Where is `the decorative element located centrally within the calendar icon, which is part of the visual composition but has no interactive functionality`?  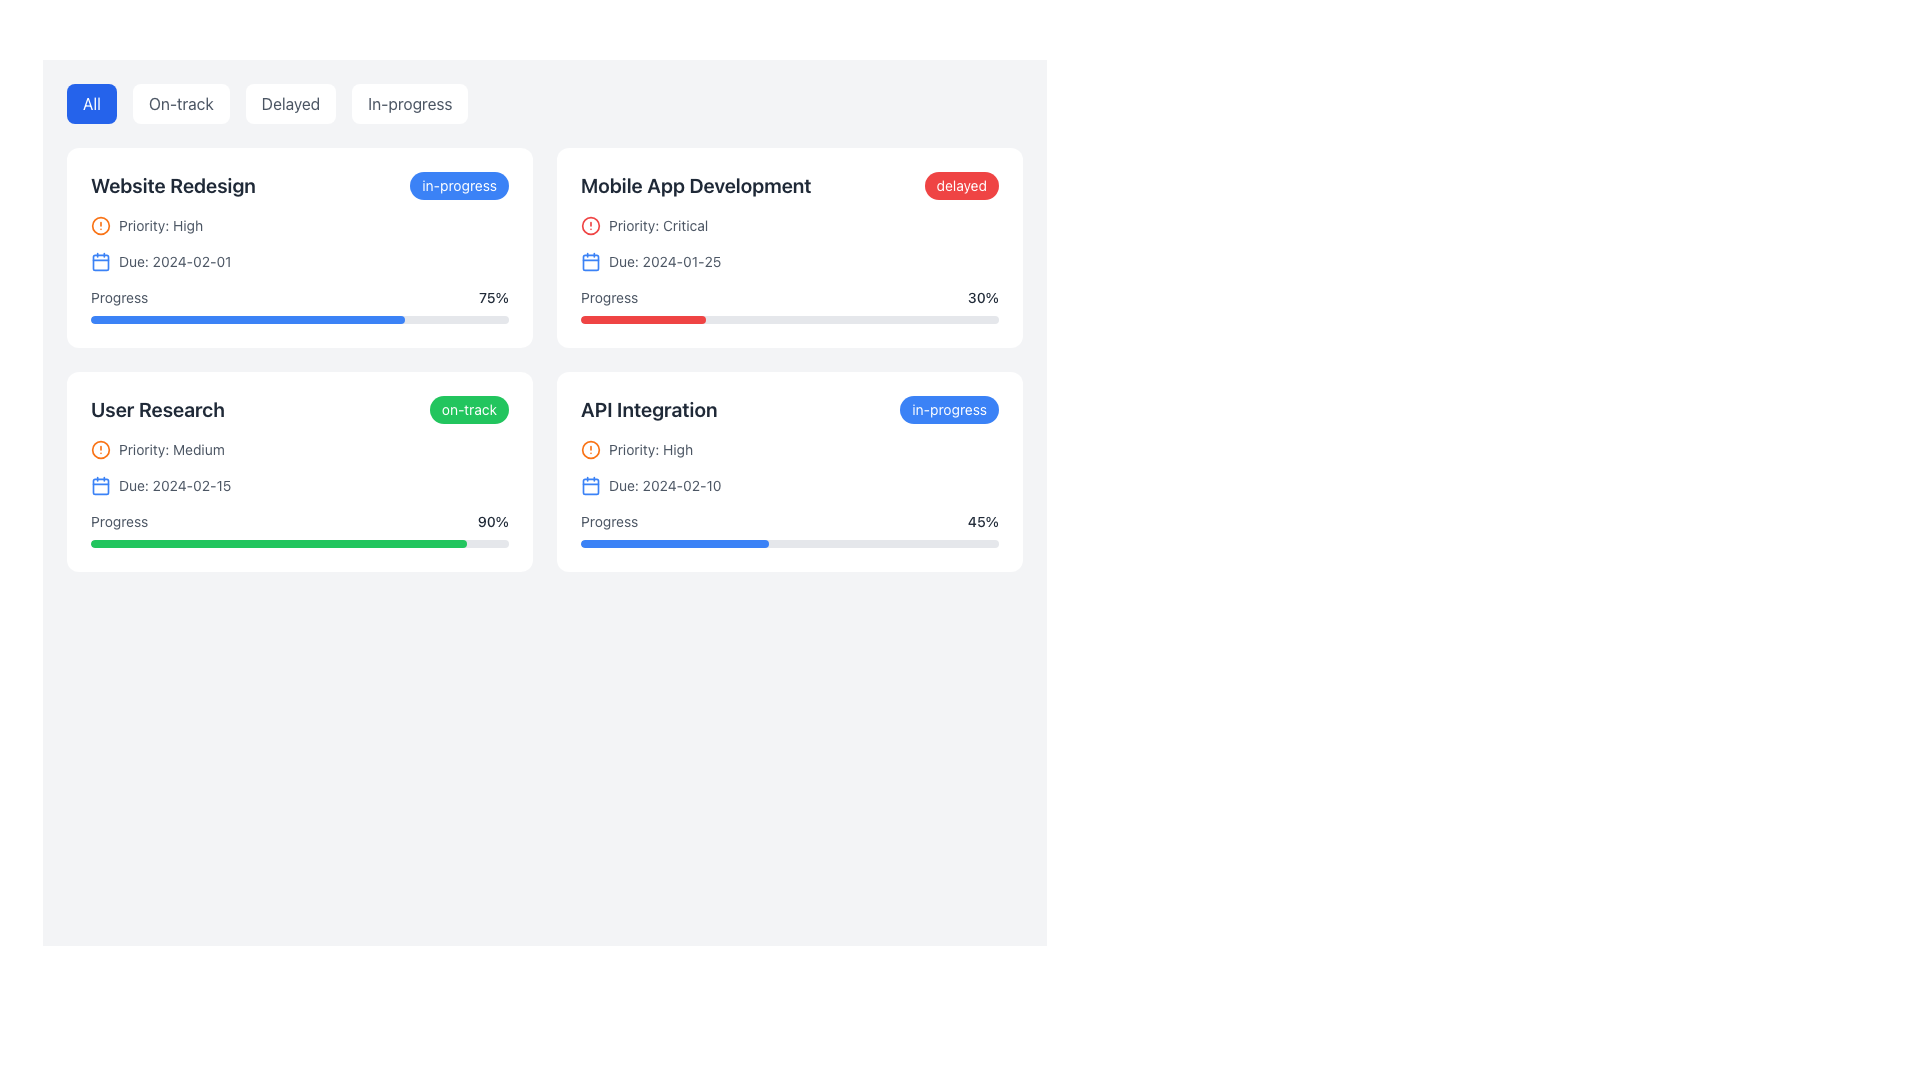 the decorative element located centrally within the calendar icon, which is part of the visual composition but has no interactive functionality is located at coordinates (589, 261).